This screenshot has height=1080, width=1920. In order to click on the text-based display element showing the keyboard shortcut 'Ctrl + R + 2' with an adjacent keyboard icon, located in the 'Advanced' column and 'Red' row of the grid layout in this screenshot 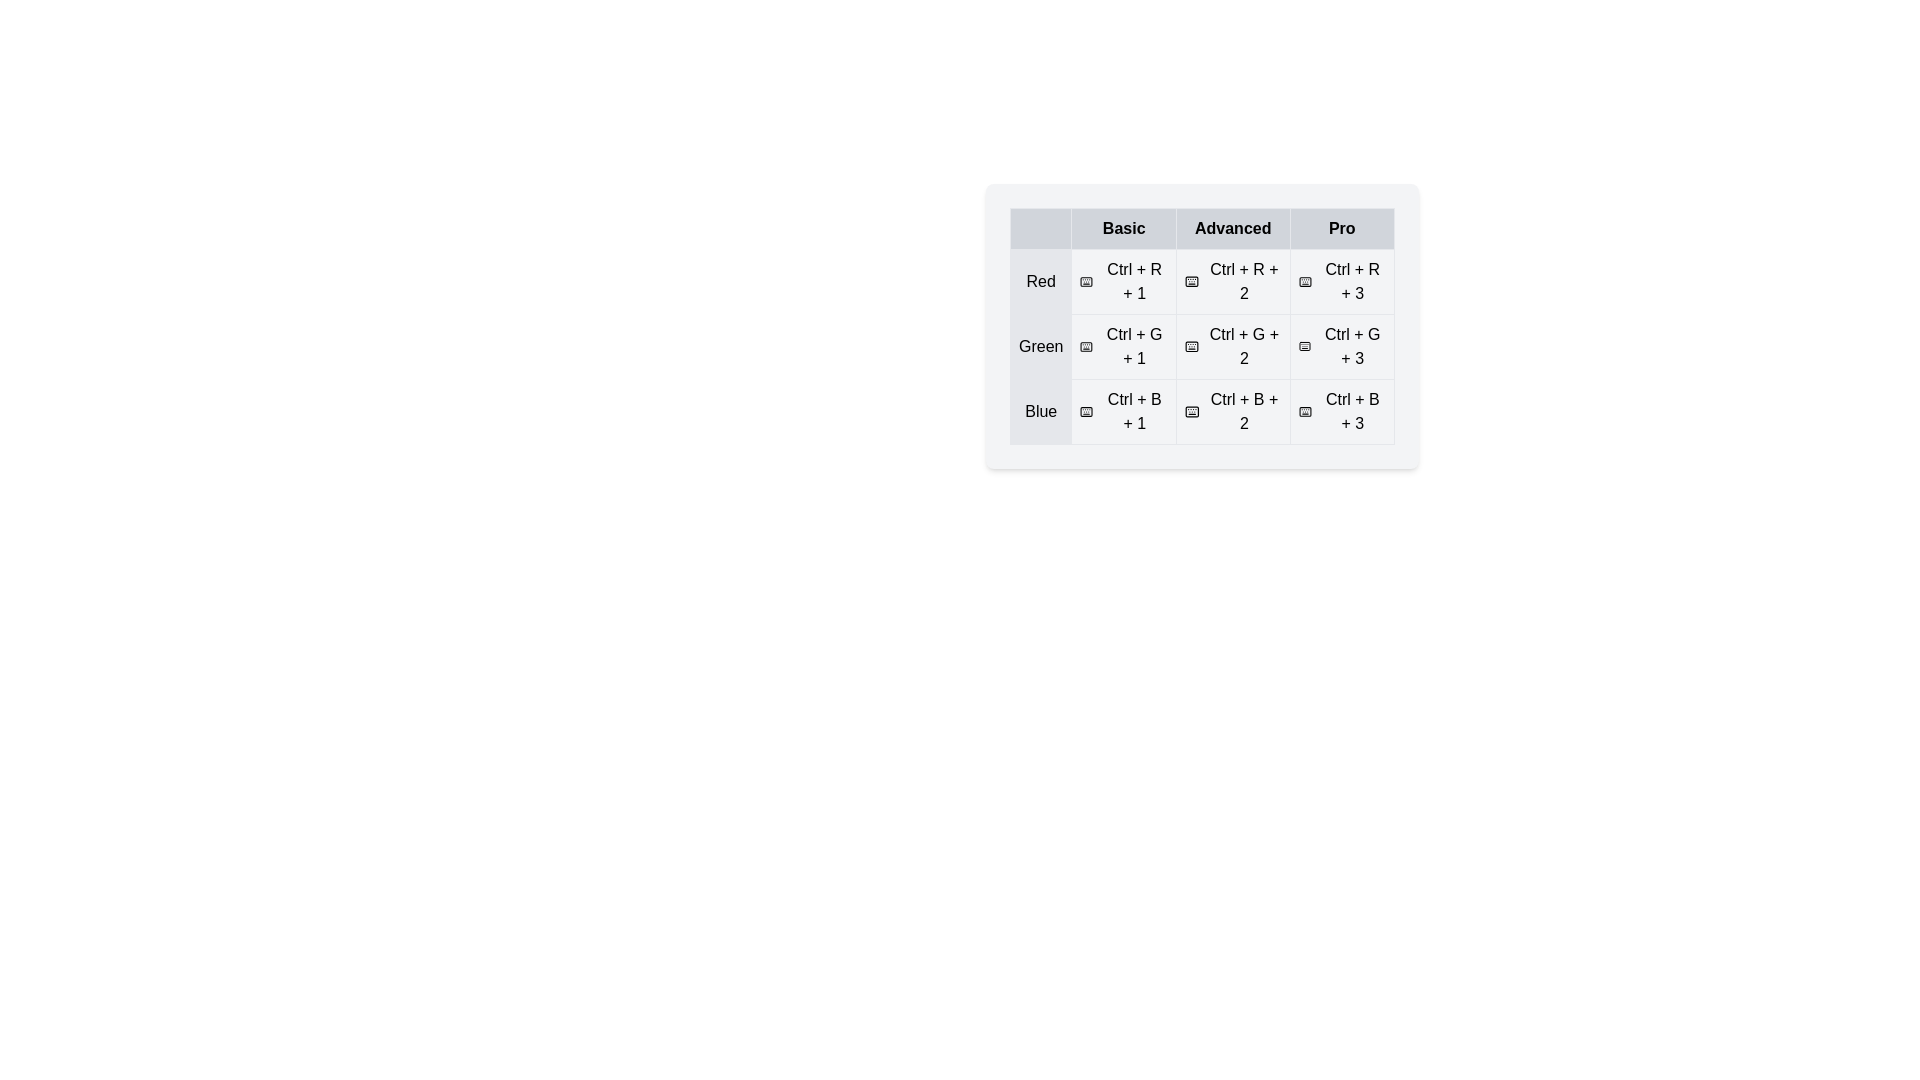, I will do `click(1232, 281)`.